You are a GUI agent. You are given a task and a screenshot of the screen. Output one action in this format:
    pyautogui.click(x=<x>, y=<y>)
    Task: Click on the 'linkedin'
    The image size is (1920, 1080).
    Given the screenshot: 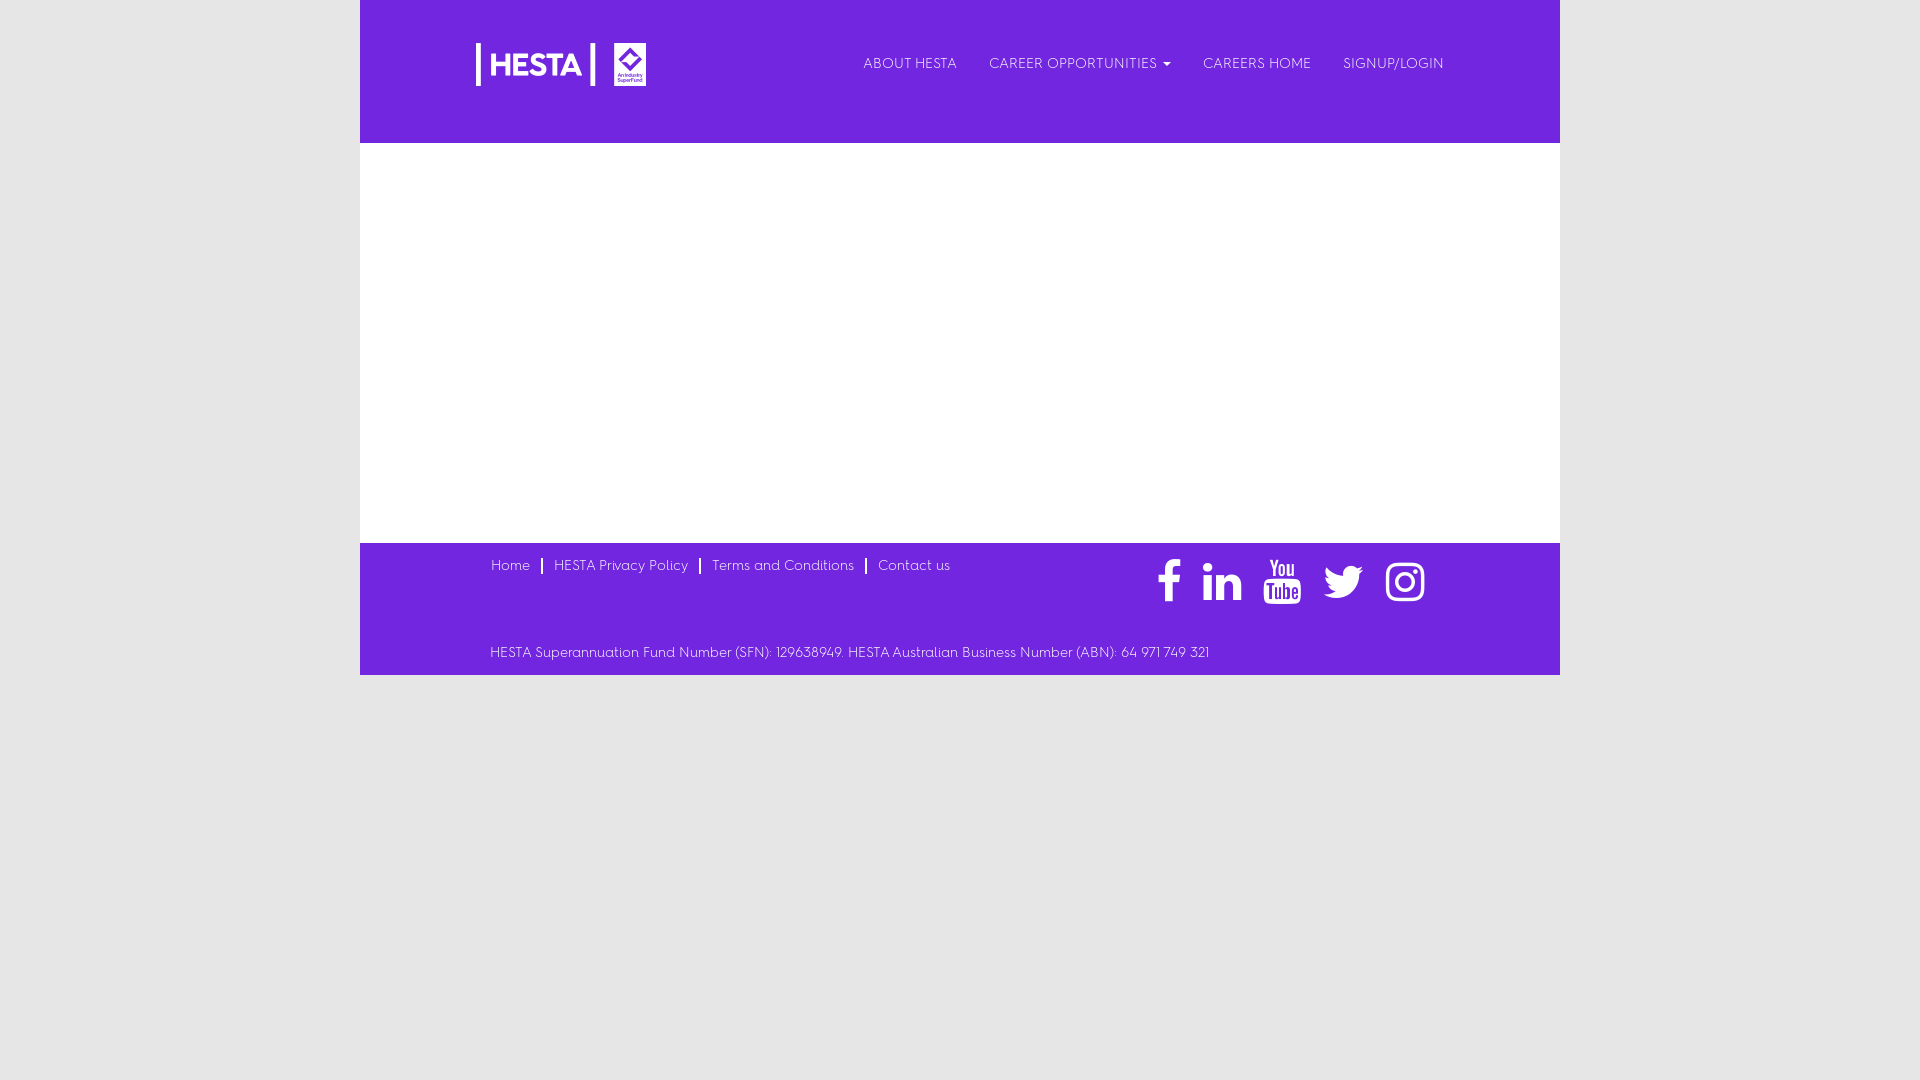 What is the action you would take?
    pyautogui.click(x=1221, y=582)
    